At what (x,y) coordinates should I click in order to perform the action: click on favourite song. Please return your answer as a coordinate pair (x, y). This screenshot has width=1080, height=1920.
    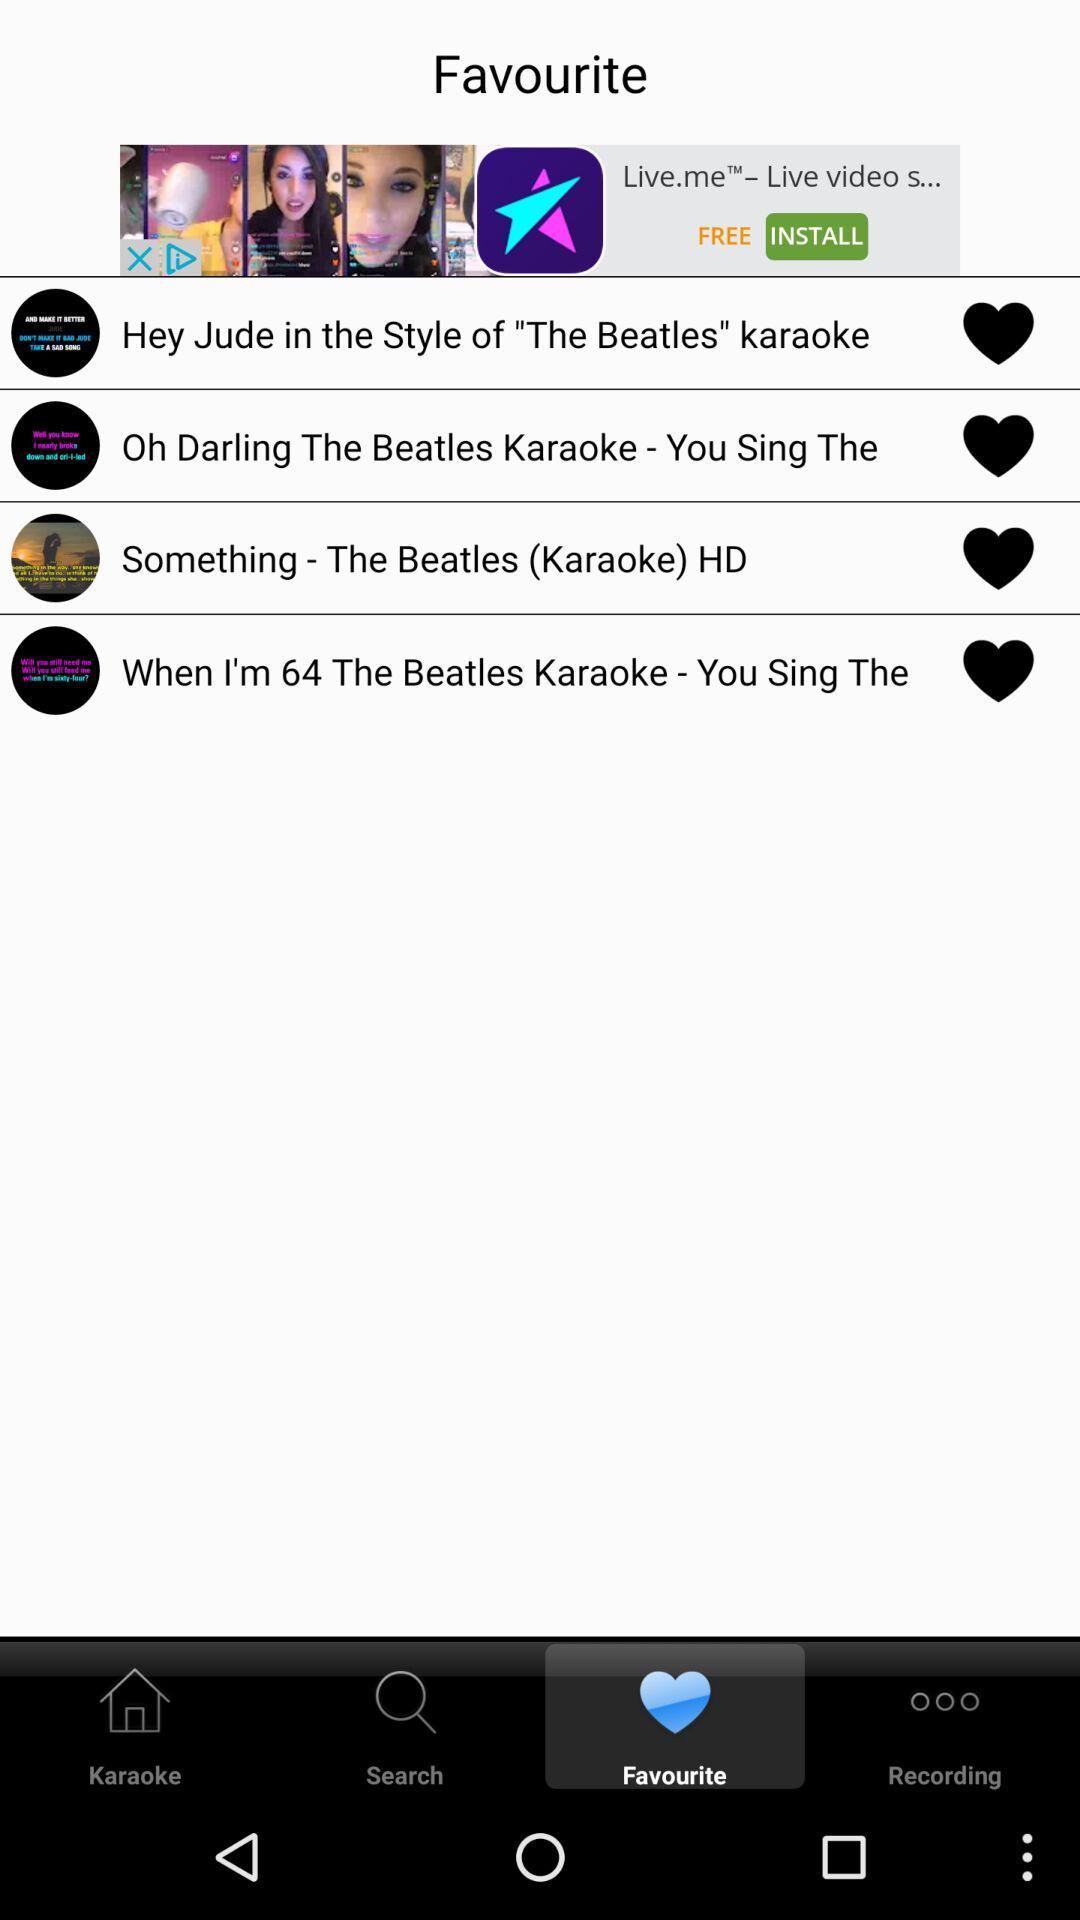
    Looking at the image, I should click on (998, 444).